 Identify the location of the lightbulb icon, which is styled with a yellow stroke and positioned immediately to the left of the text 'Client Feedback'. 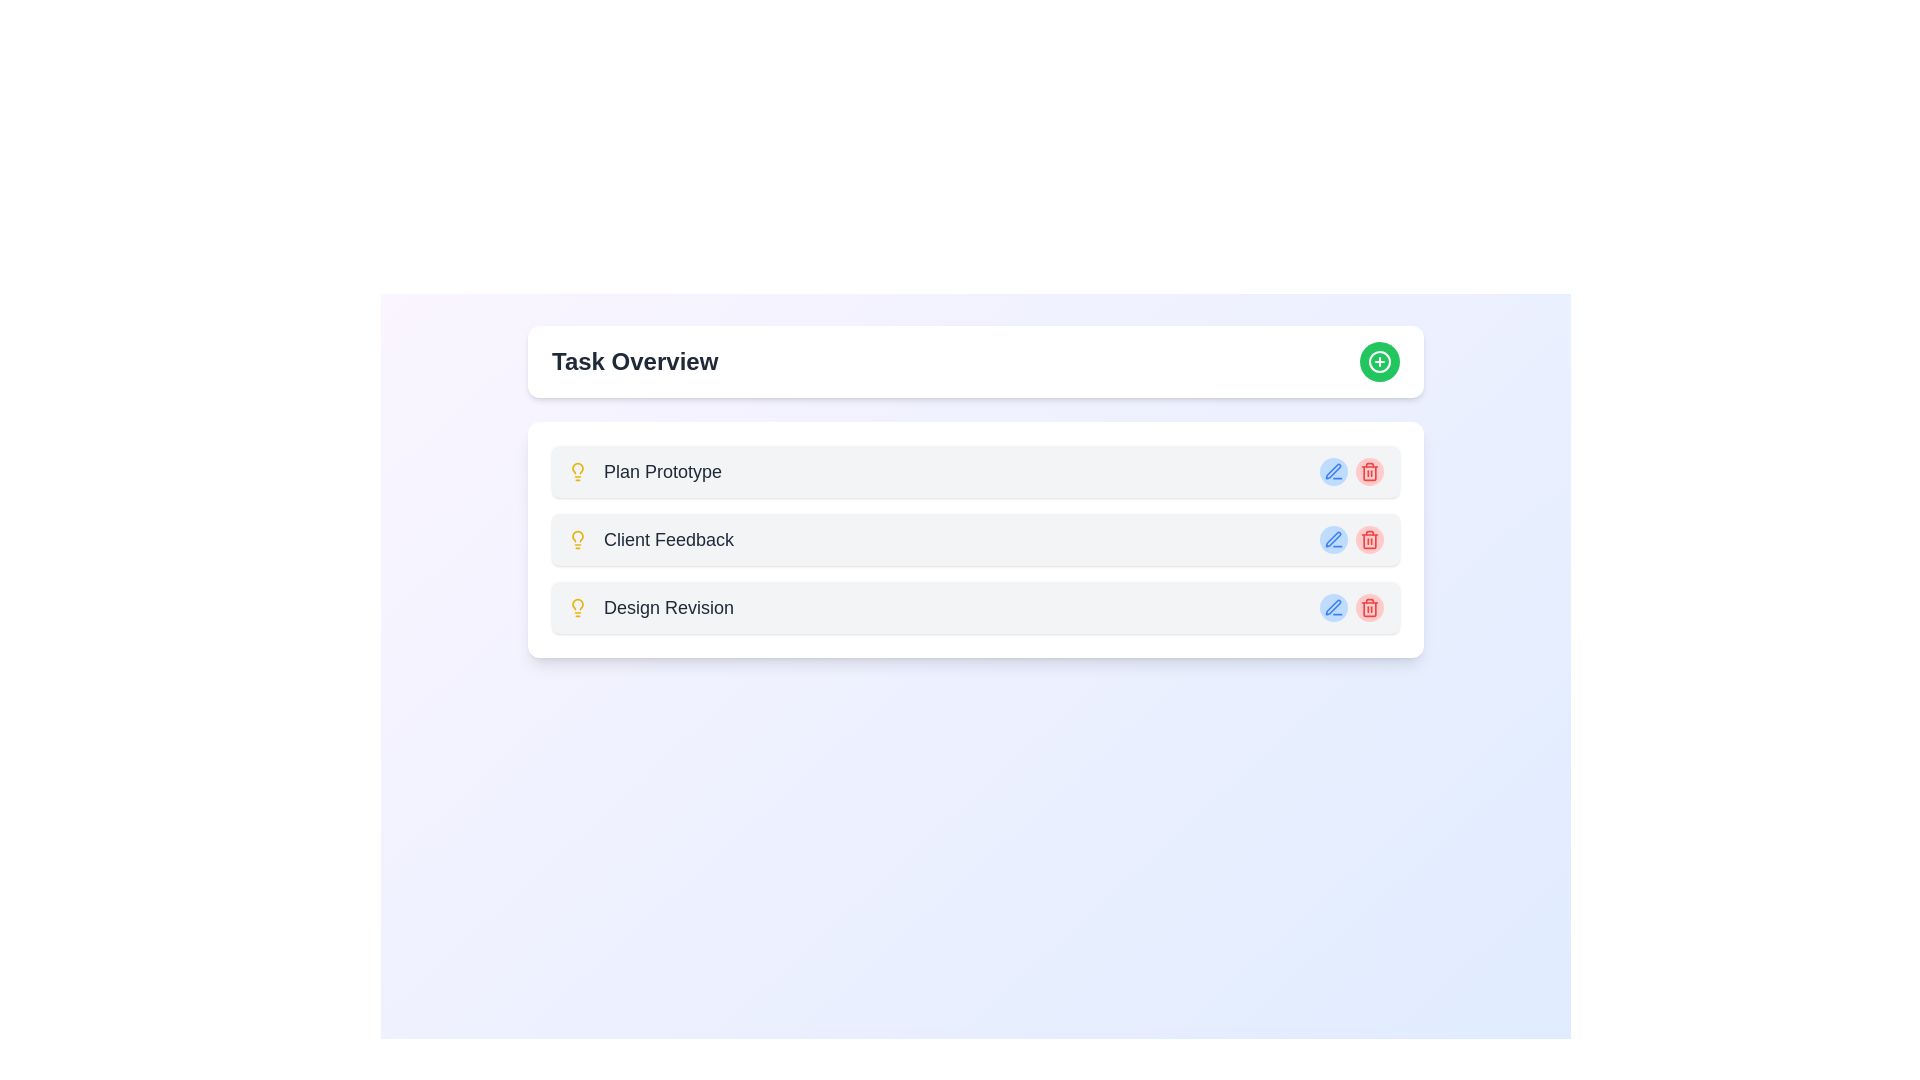
(576, 540).